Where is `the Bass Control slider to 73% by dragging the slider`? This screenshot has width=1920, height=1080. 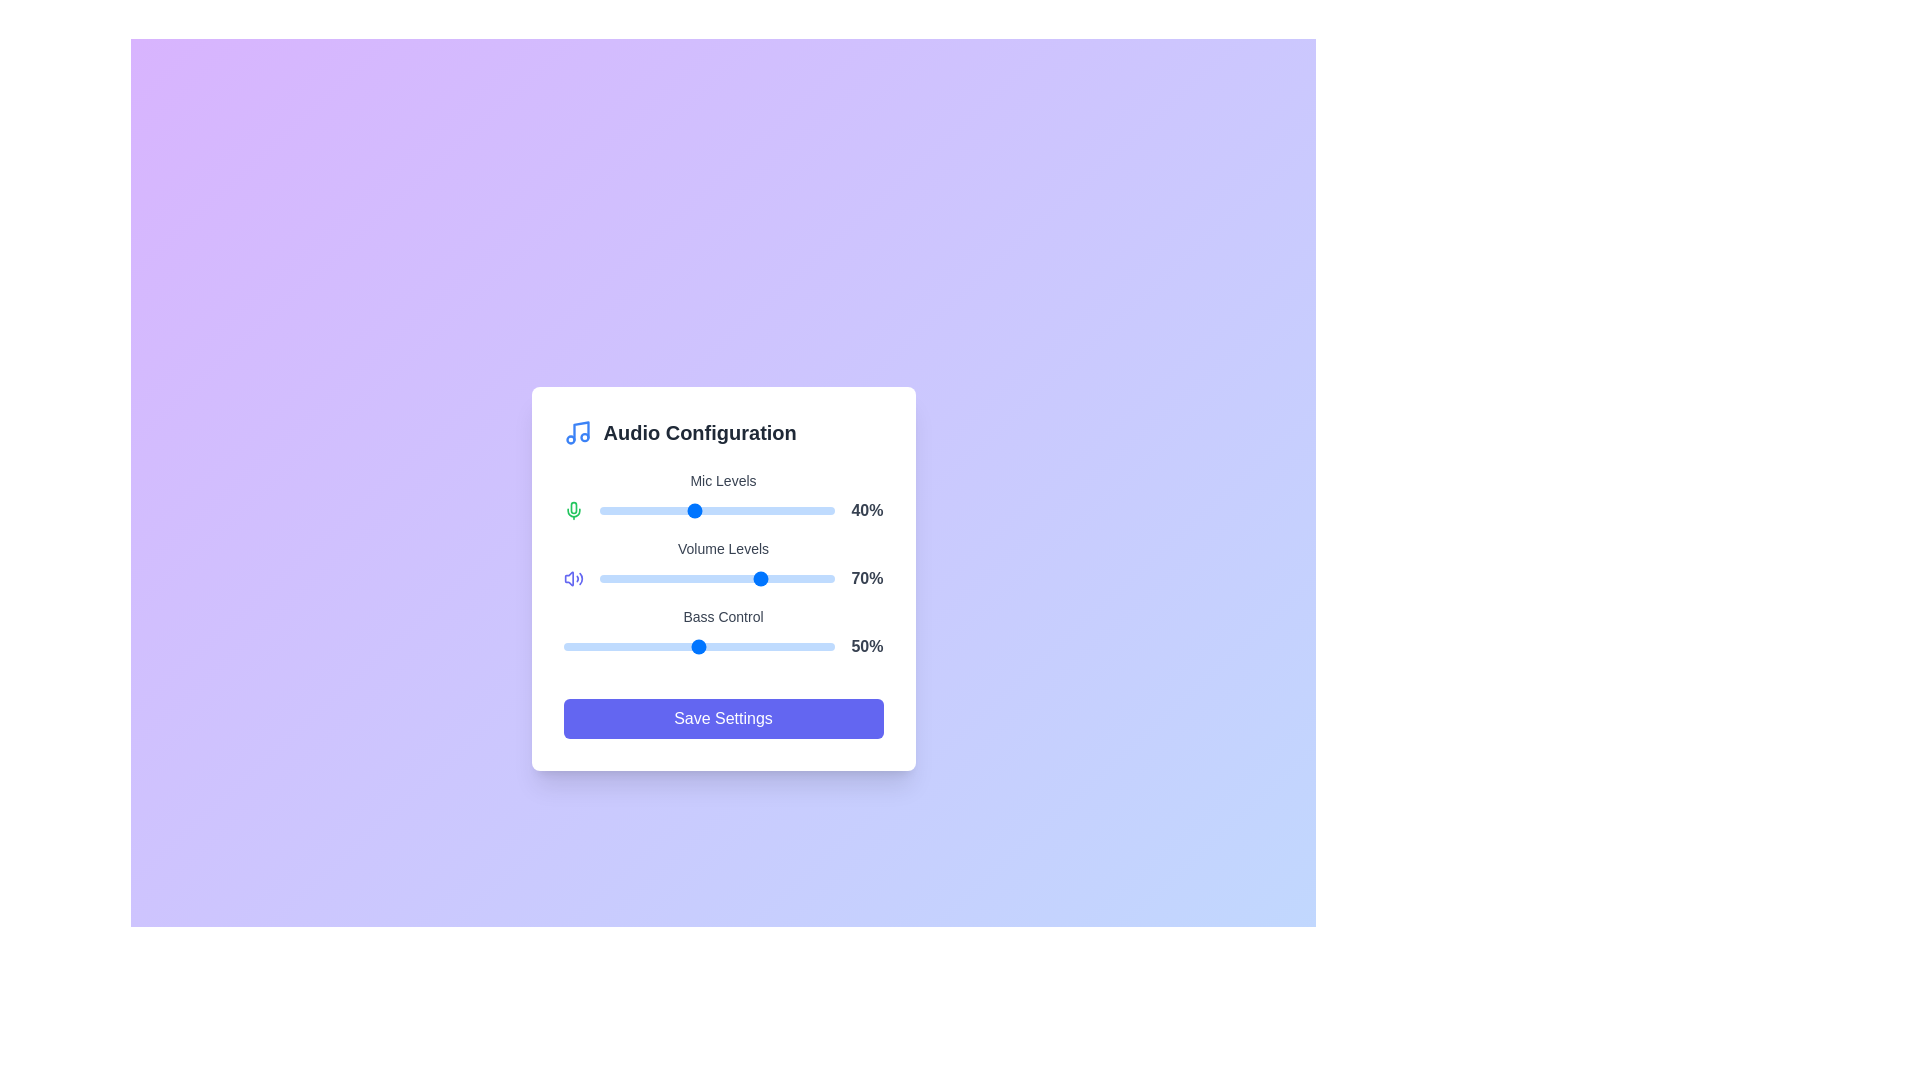
the Bass Control slider to 73% by dragging the slider is located at coordinates (761, 647).